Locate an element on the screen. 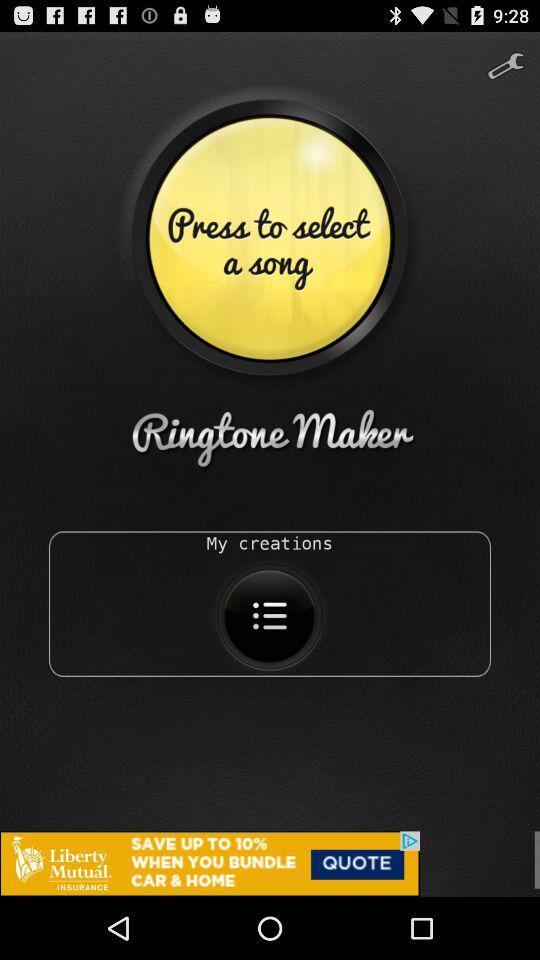 The width and height of the screenshot is (540, 960). the build icon is located at coordinates (504, 63).